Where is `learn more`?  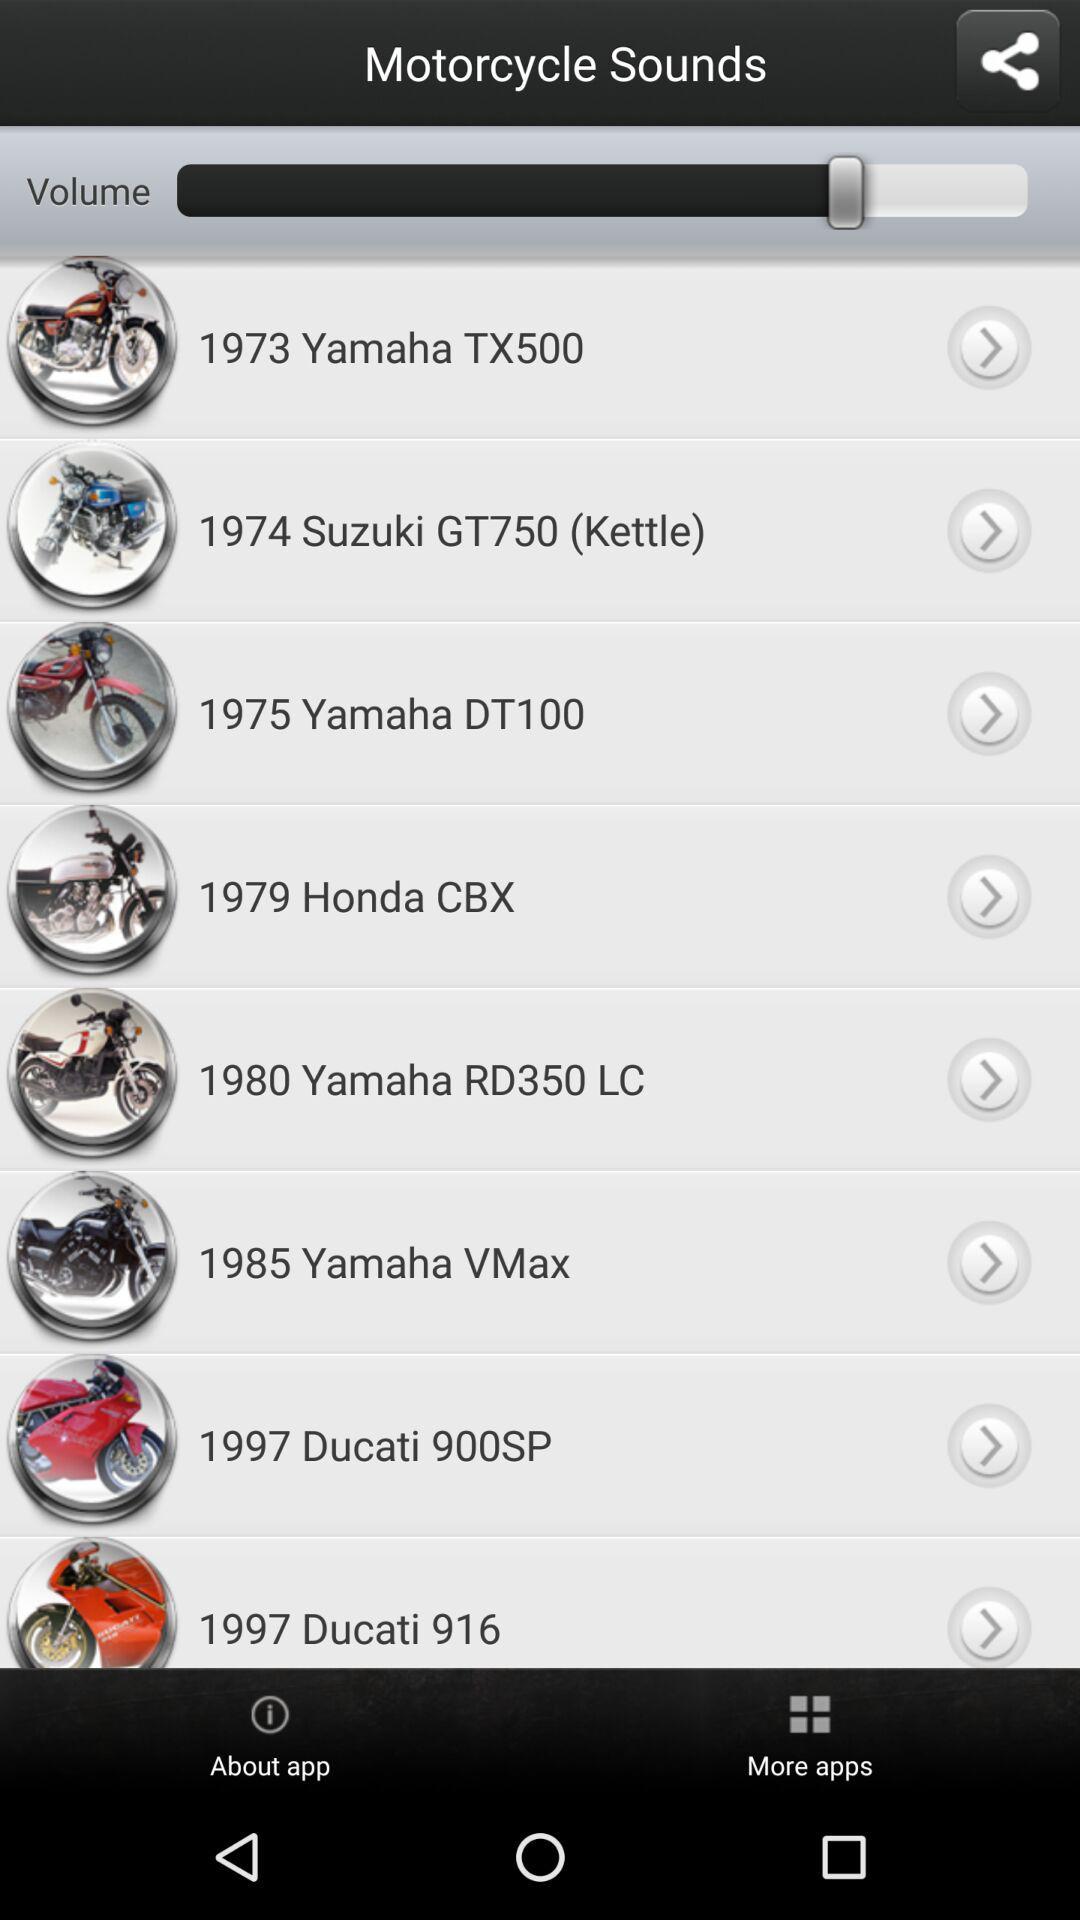 learn more is located at coordinates (987, 894).